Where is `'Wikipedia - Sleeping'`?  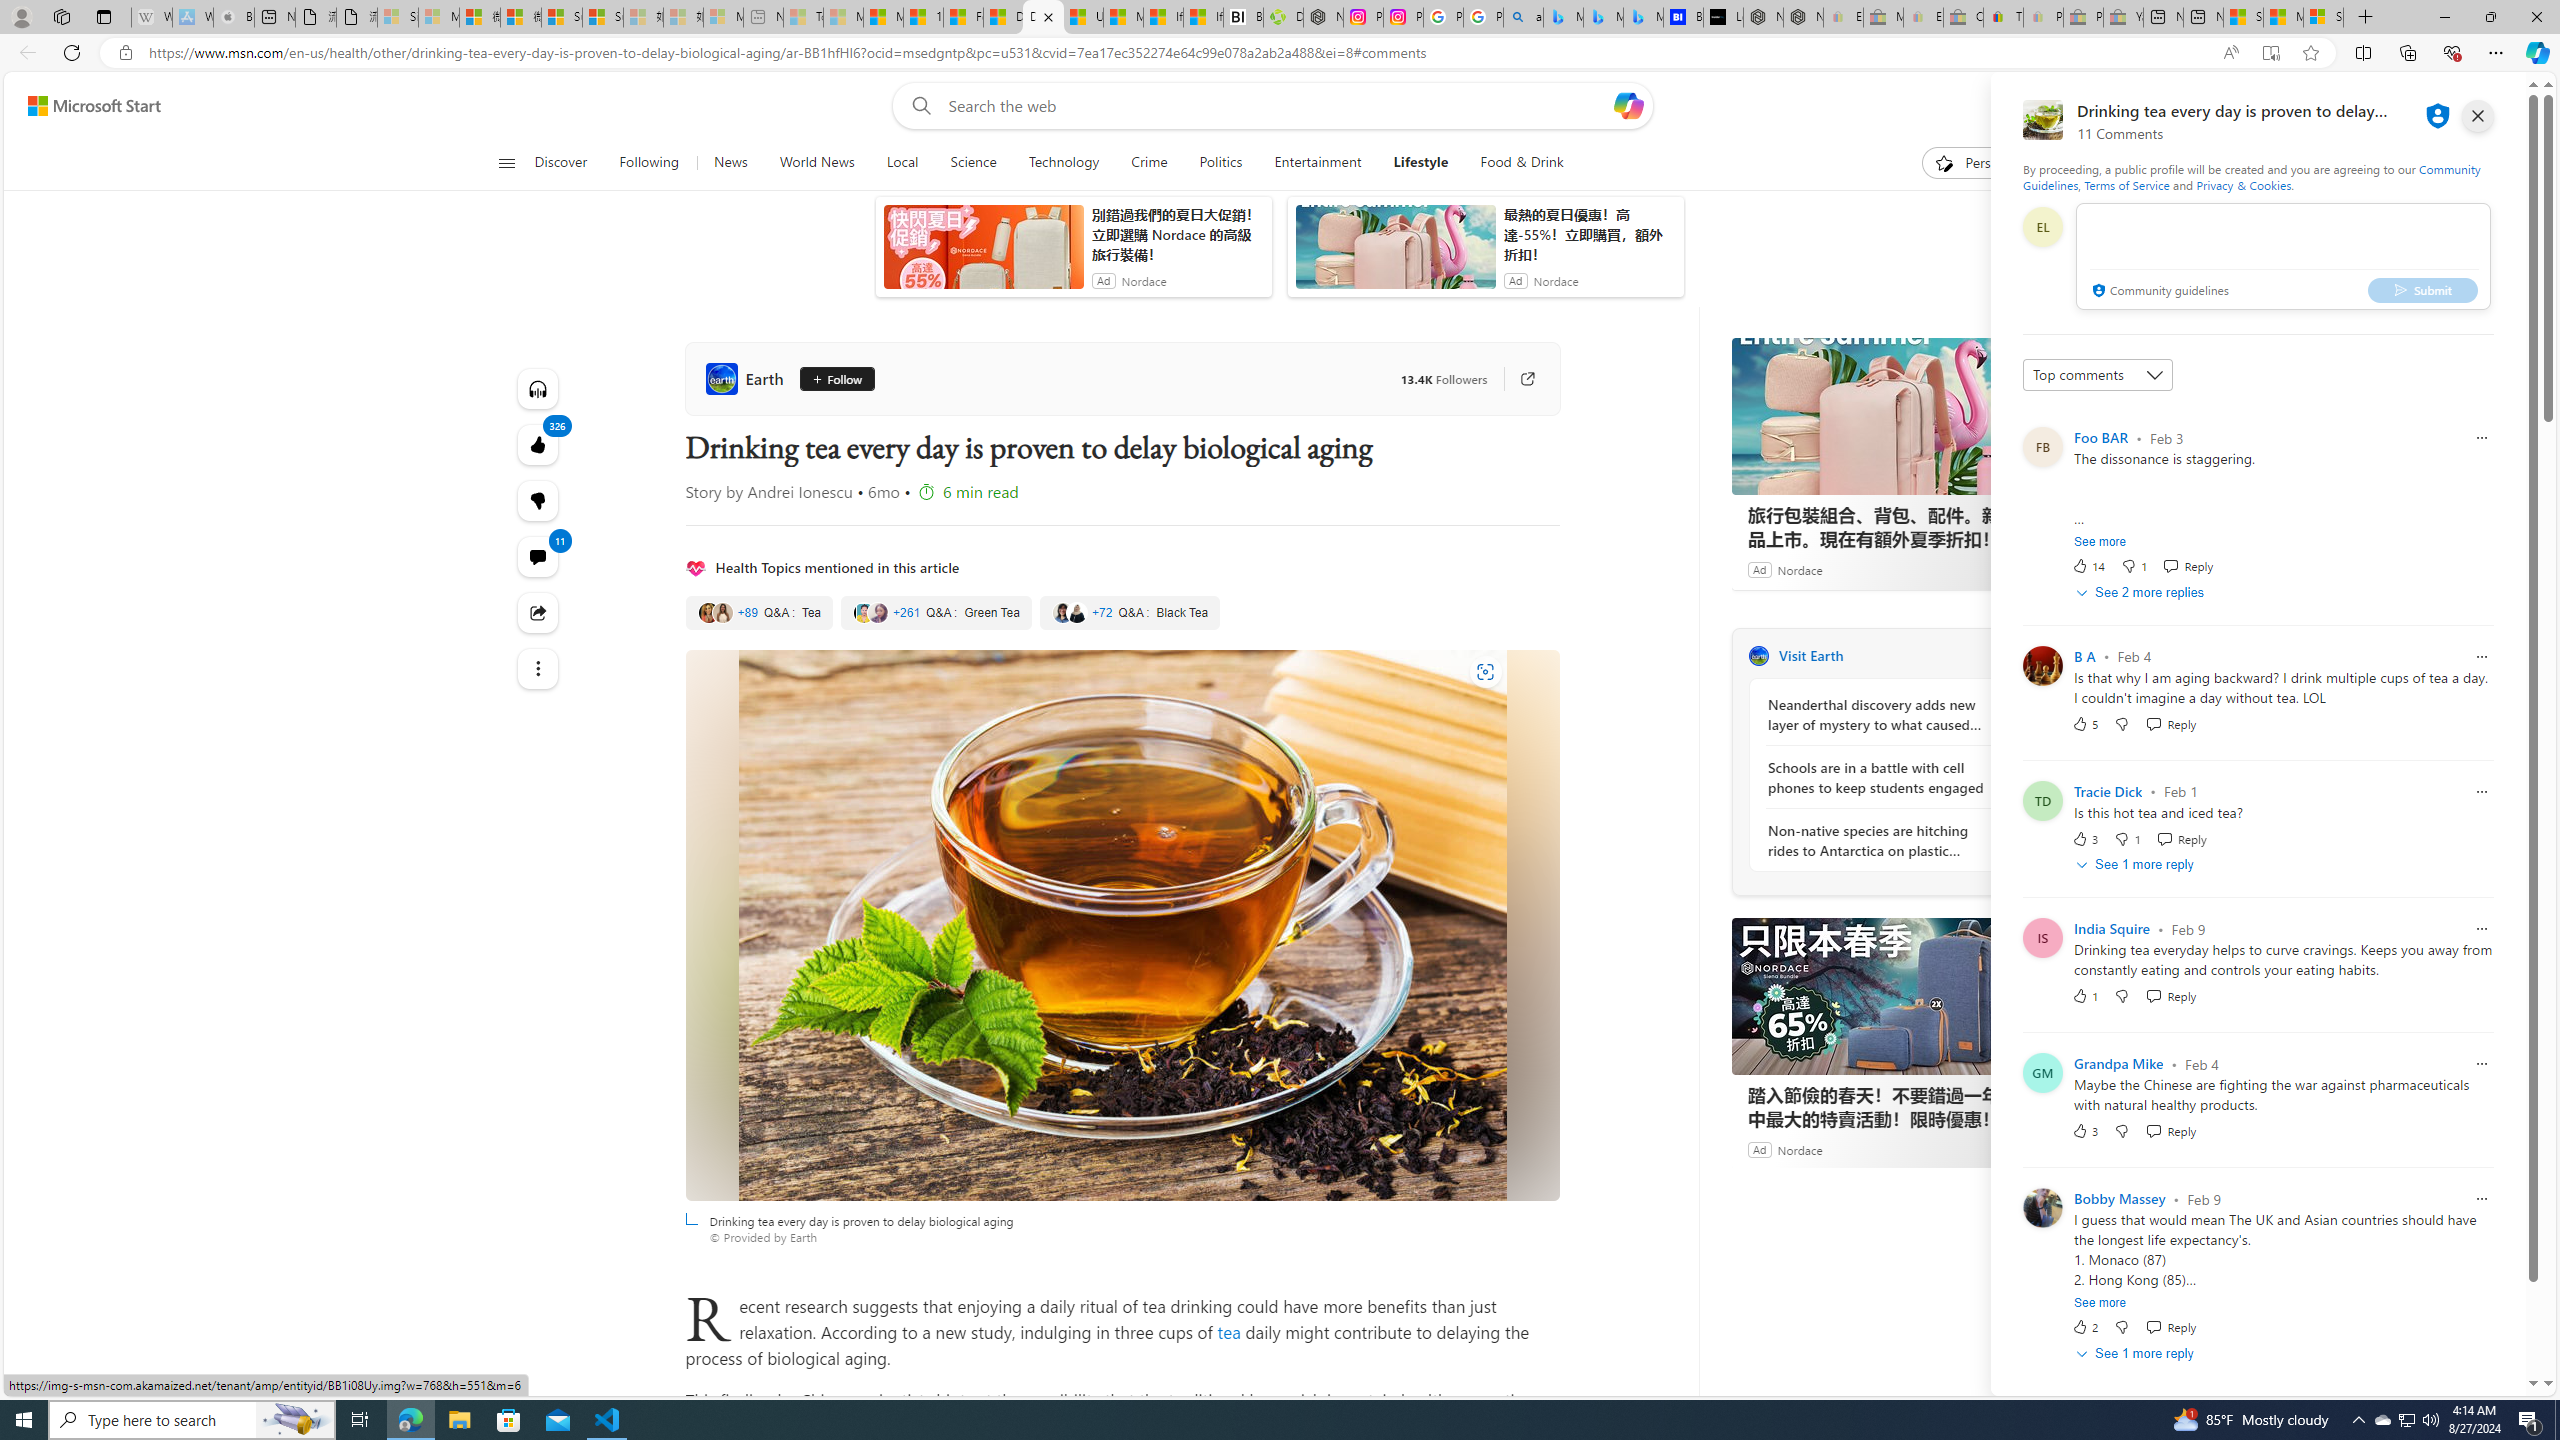 'Wikipedia - Sleeping' is located at coordinates (151, 16).